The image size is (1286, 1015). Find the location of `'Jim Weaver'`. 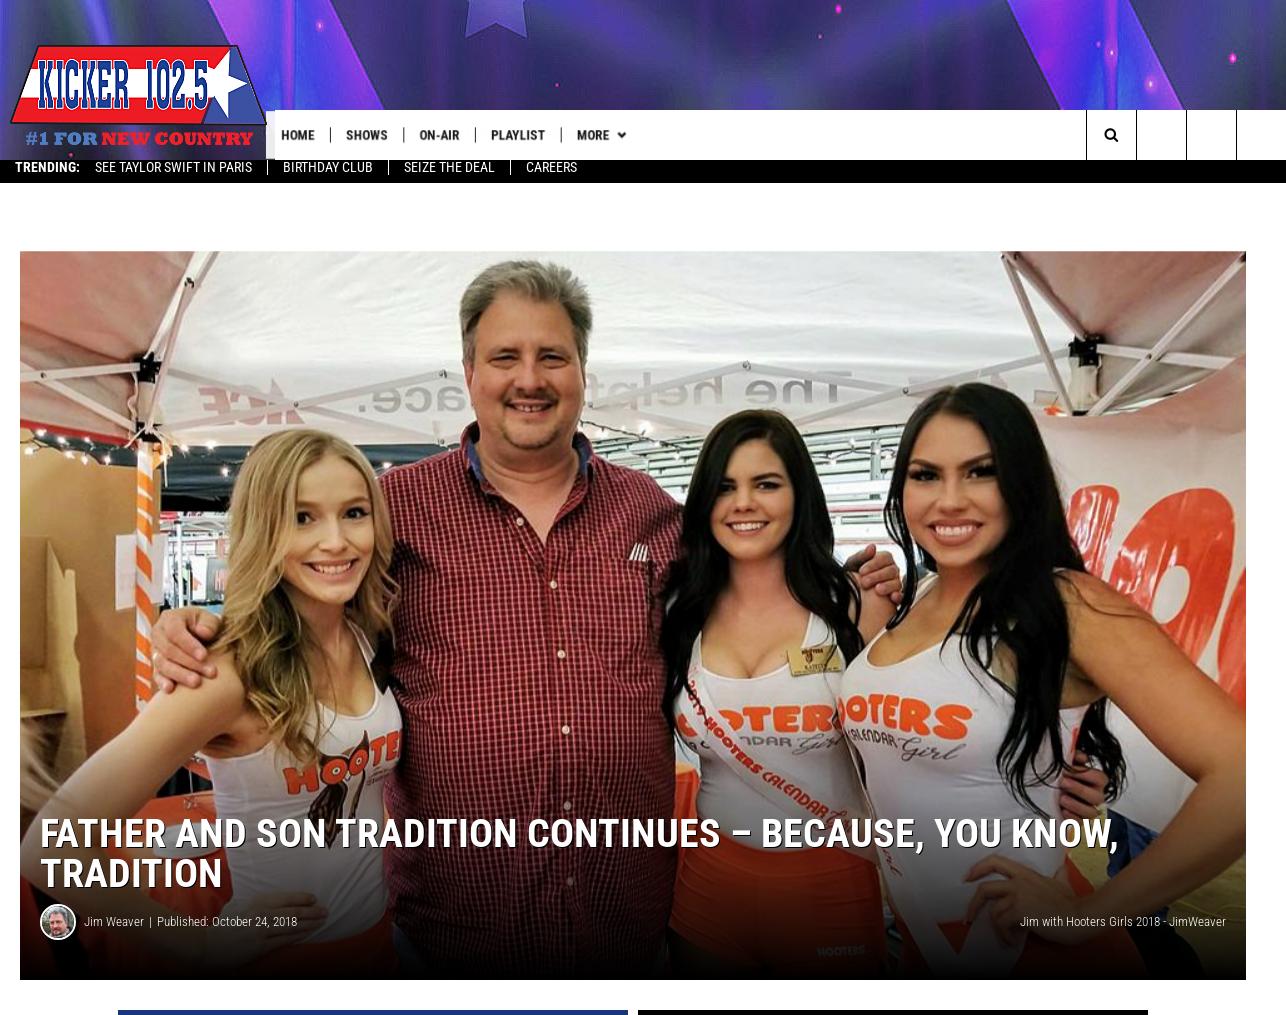

'Jim Weaver' is located at coordinates (113, 929).